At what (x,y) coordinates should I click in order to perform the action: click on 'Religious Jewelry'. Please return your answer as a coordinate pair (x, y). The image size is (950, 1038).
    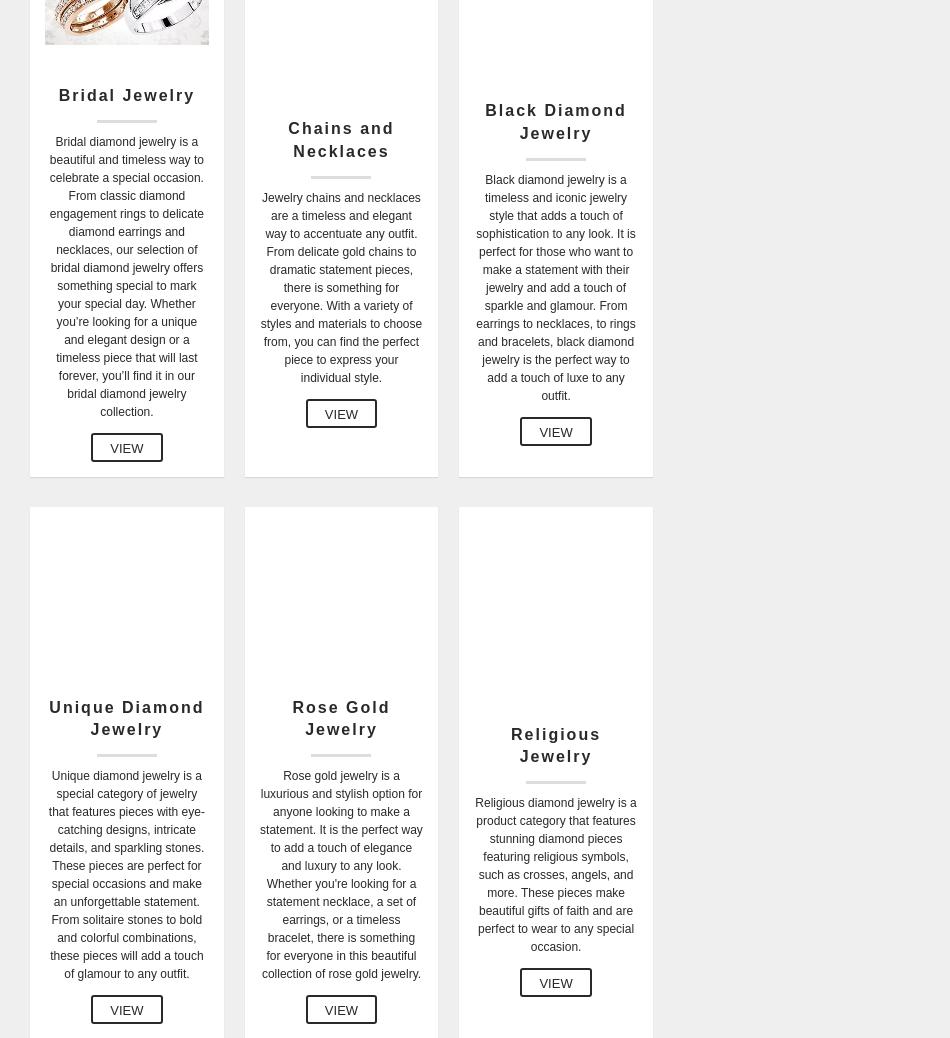
    Looking at the image, I should click on (556, 743).